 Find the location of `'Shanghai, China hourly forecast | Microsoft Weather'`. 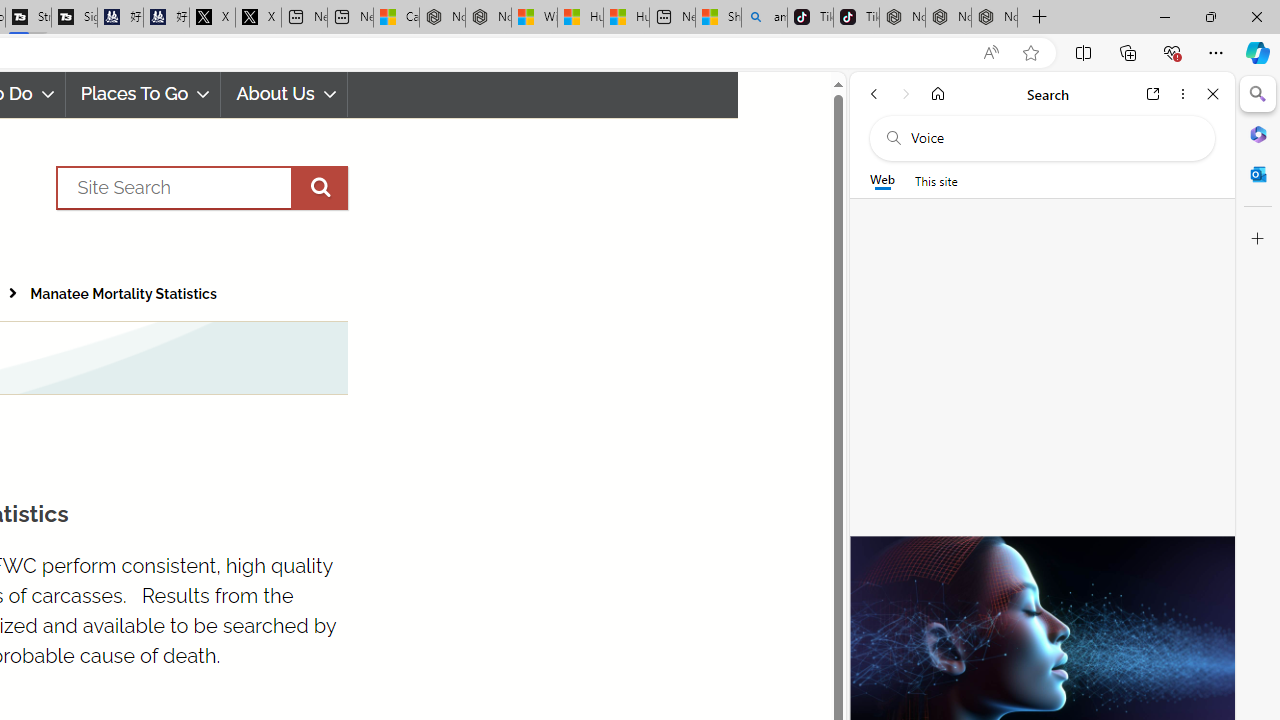

'Shanghai, China hourly forecast | Microsoft Weather' is located at coordinates (718, 17).